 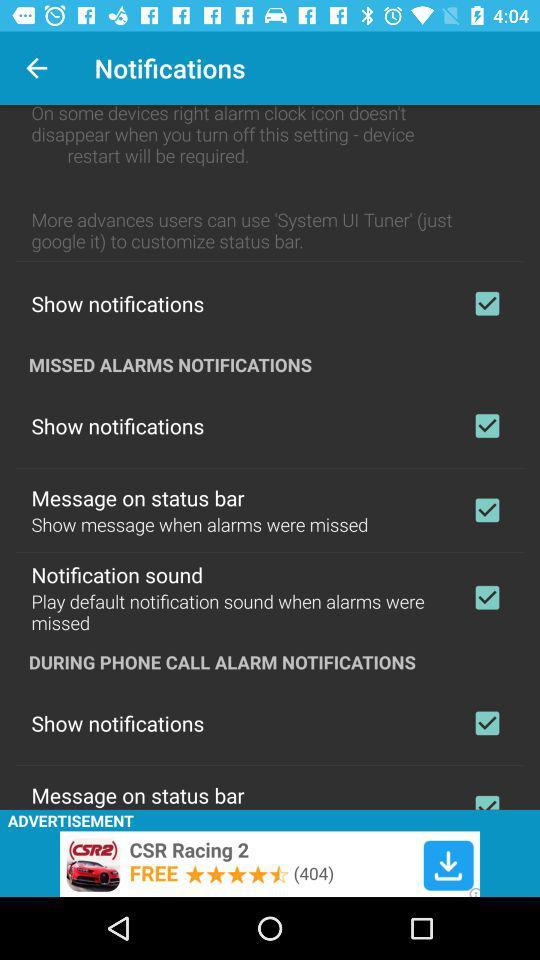 What do you see at coordinates (486, 597) in the screenshot?
I see `selected item` at bounding box center [486, 597].